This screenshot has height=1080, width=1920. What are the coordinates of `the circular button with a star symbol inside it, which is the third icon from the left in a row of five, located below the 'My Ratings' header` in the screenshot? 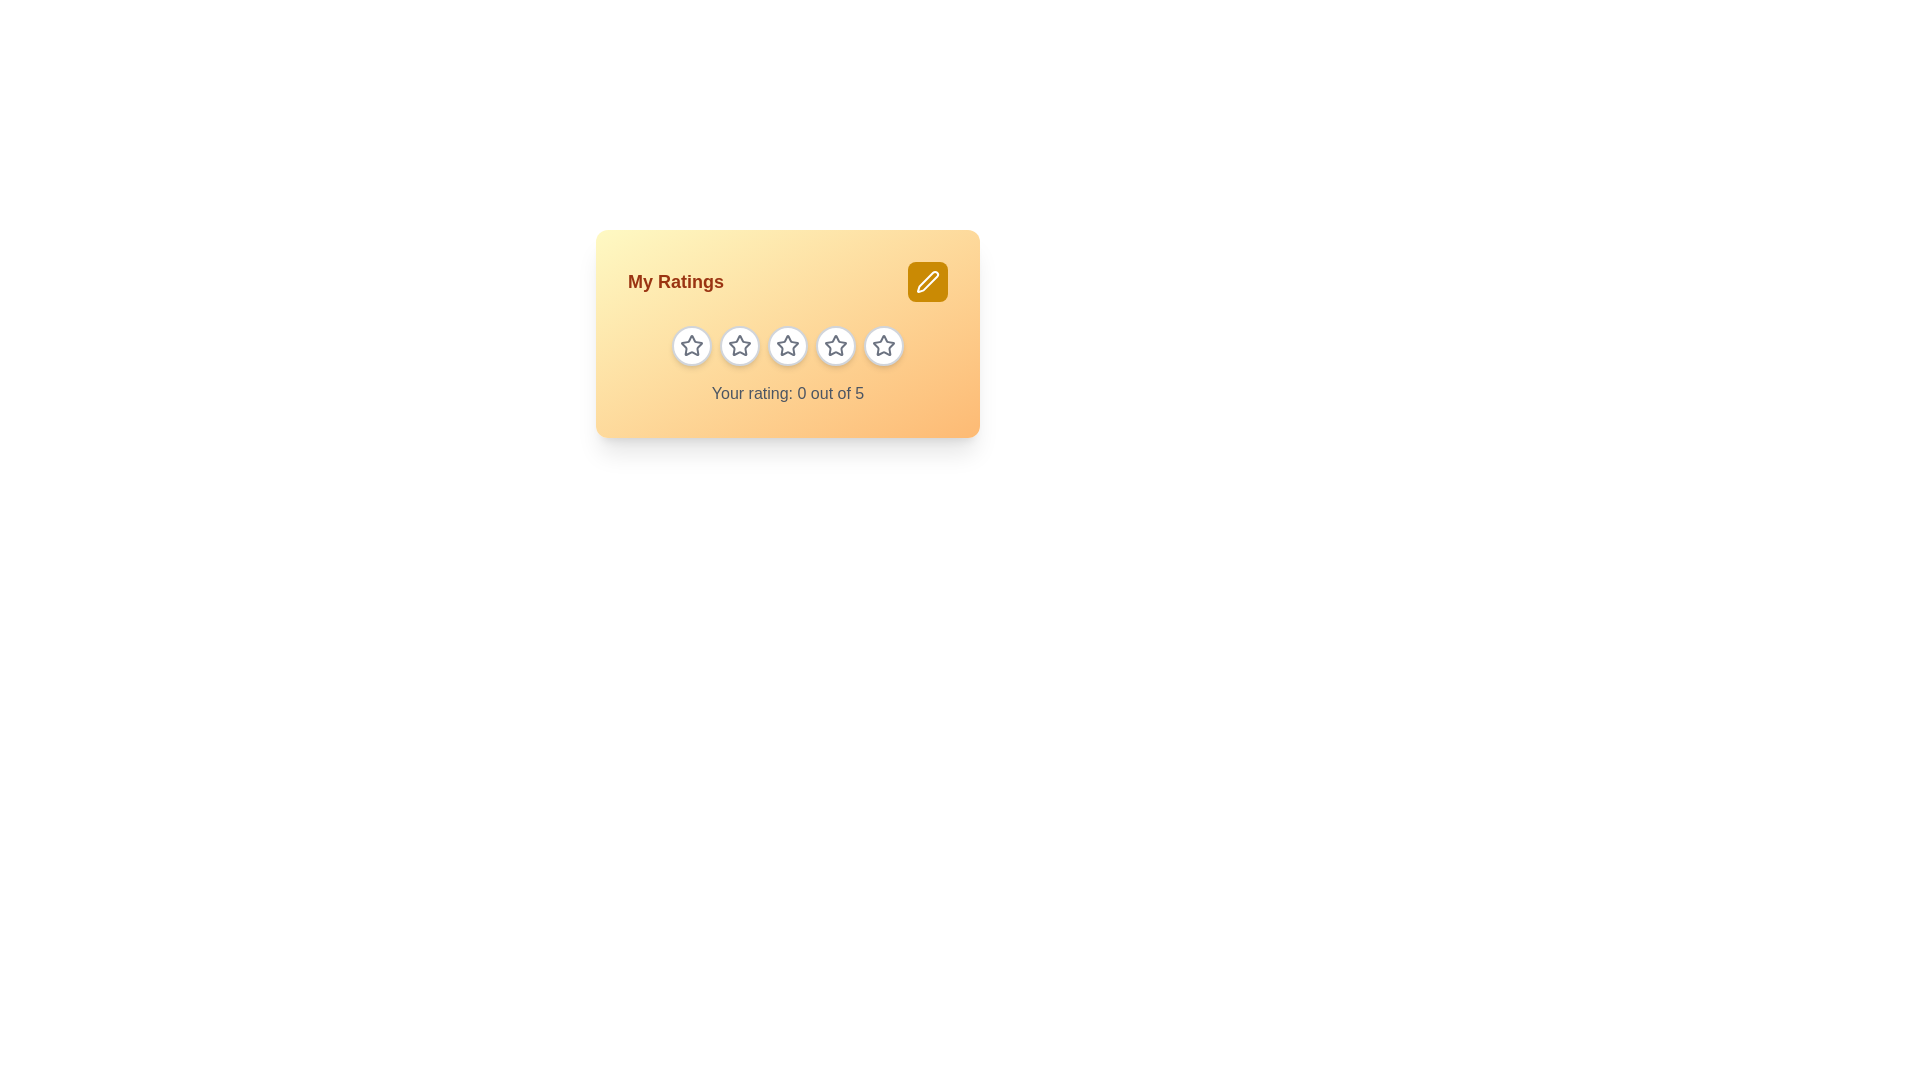 It's located at (786, 345).